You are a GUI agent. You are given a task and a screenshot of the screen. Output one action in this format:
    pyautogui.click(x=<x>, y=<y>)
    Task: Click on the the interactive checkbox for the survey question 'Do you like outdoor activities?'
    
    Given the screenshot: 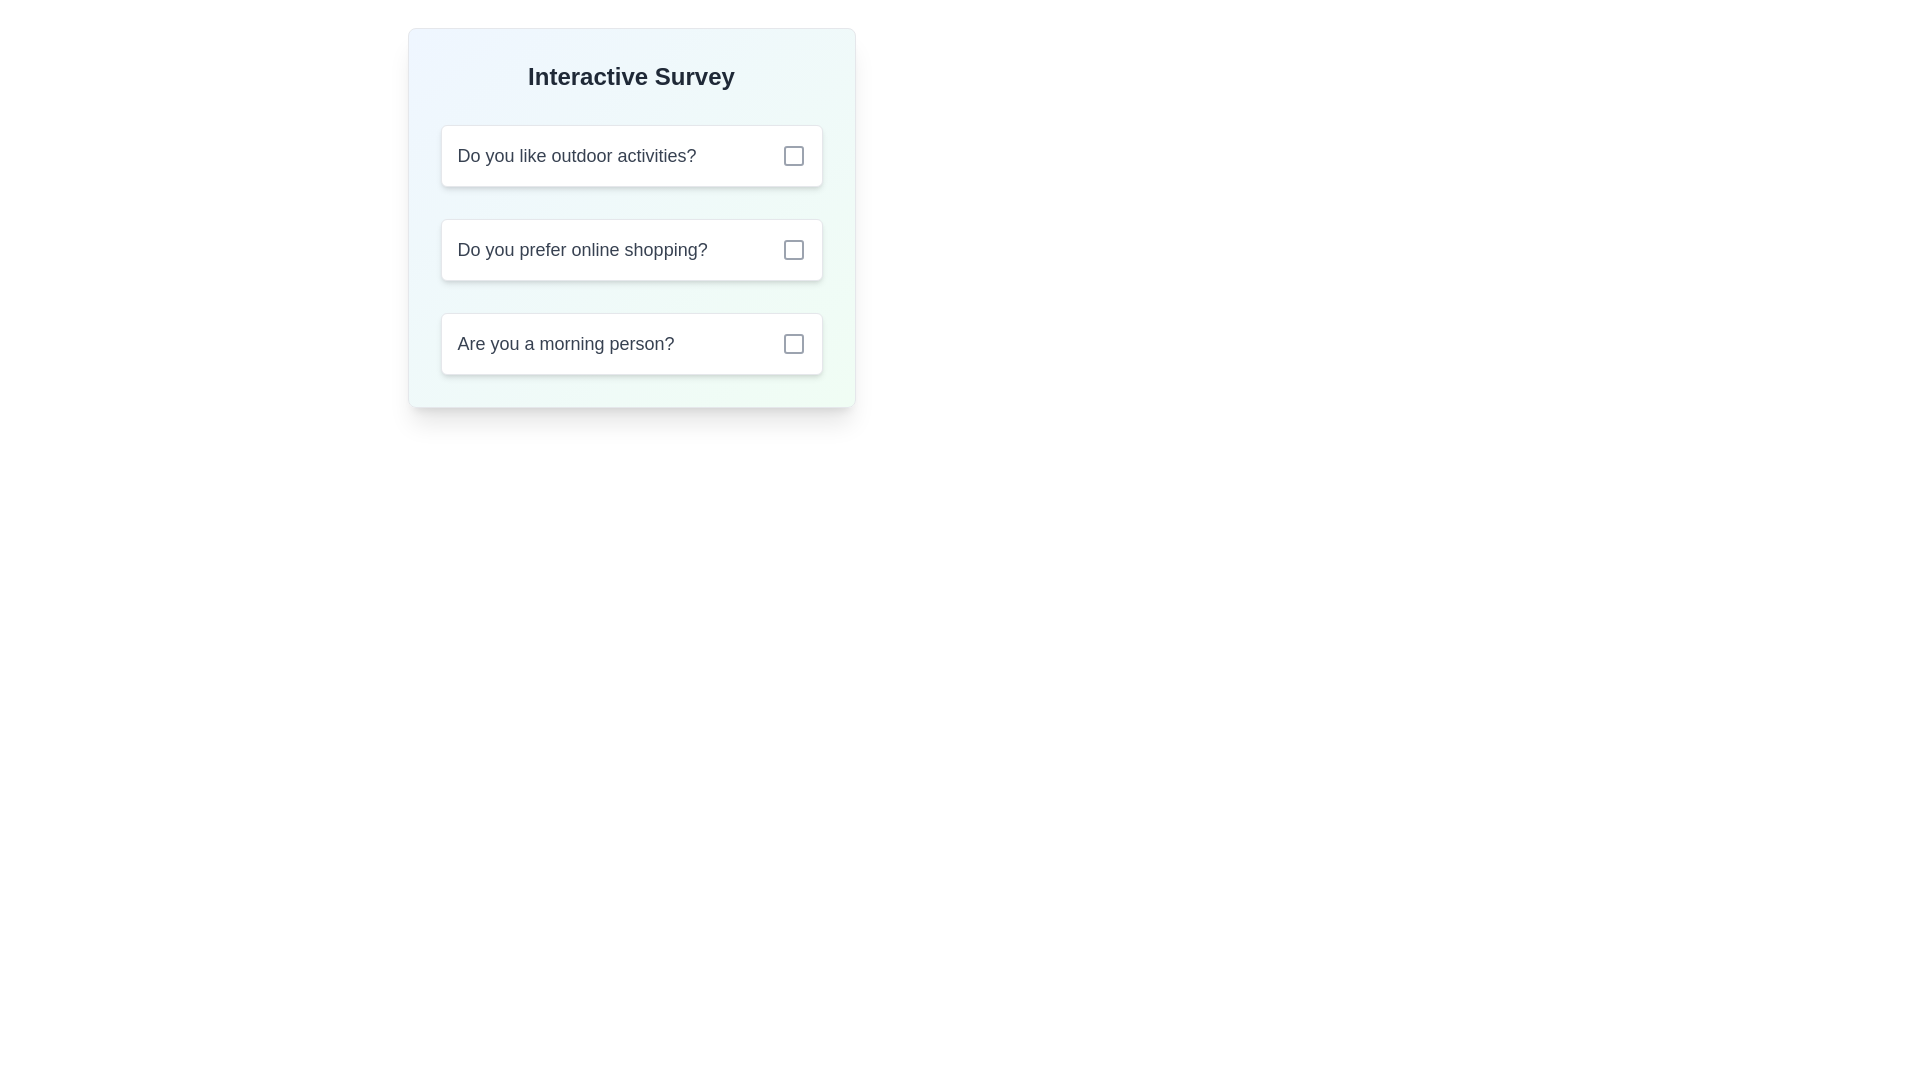 What is the action you would take?
    pyautogui.click(x=792, y=154)
    